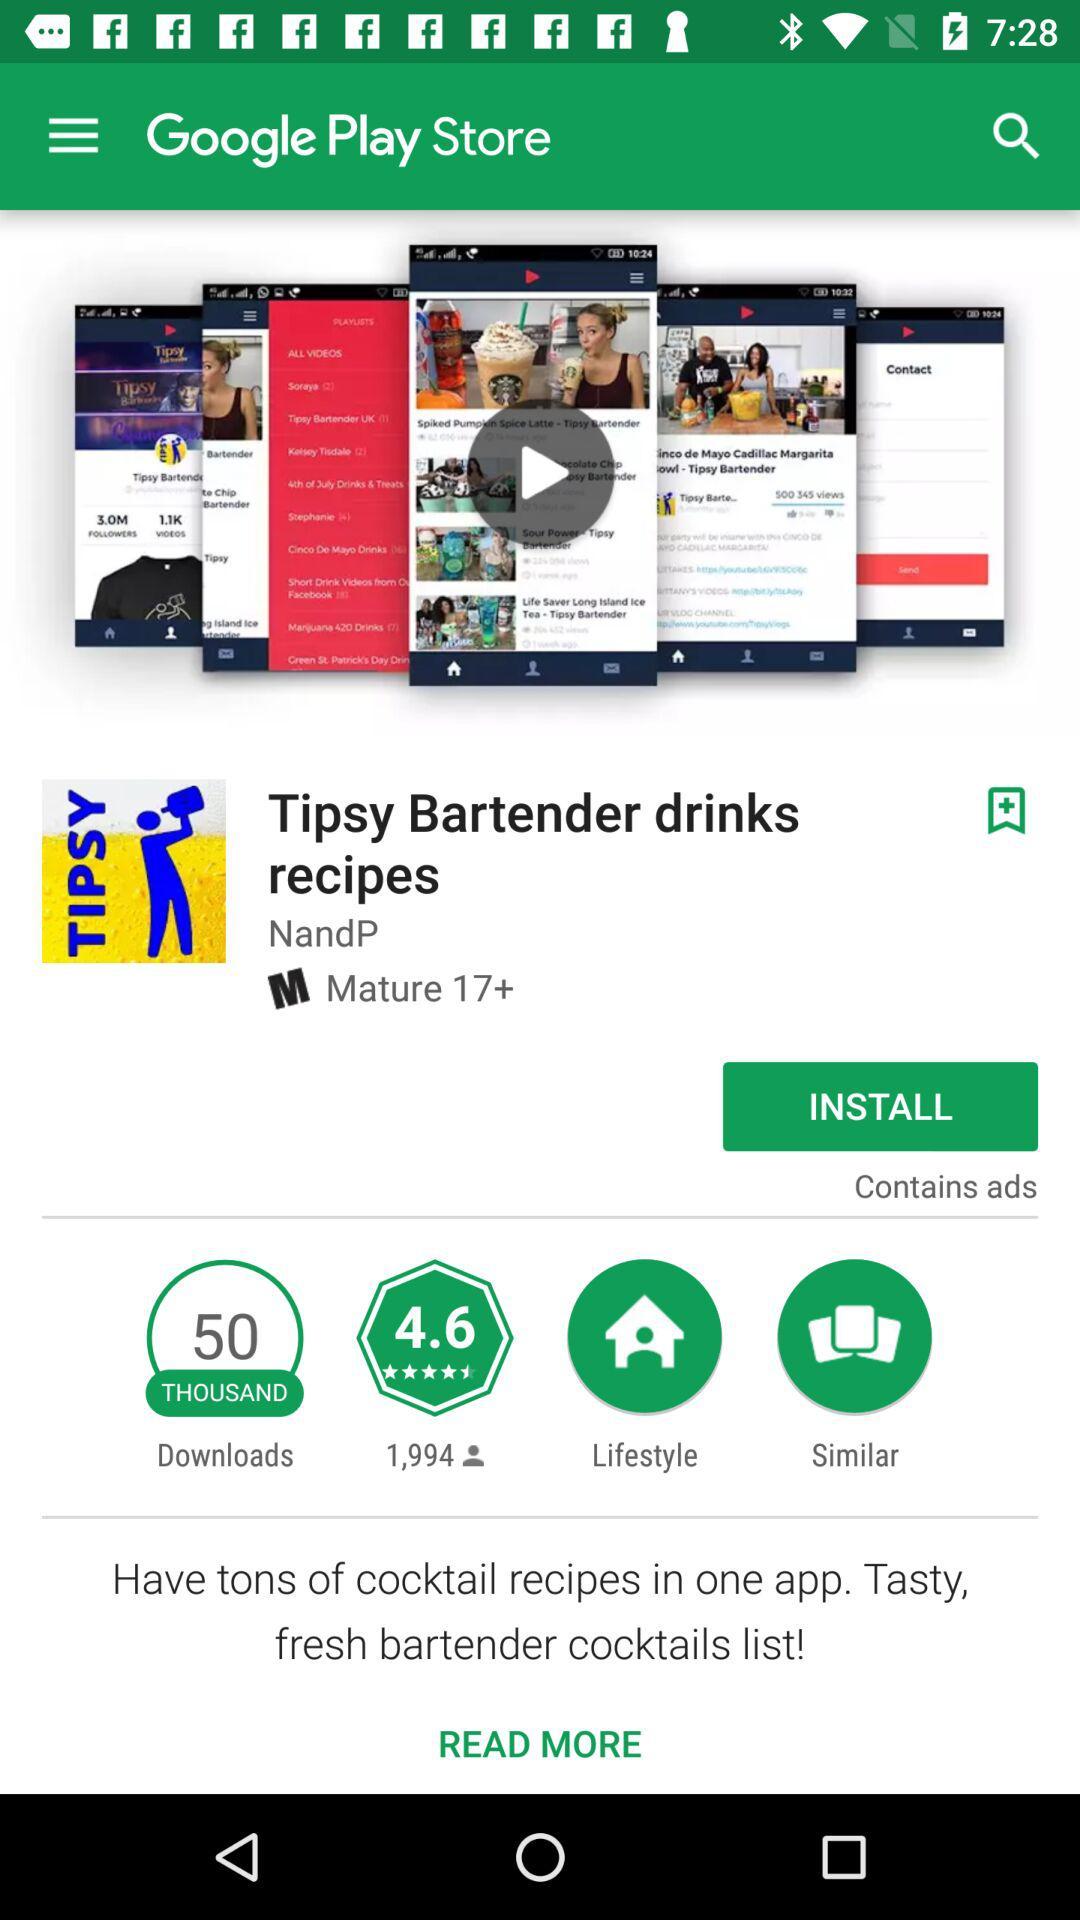  What do you see at coordinates (347, 135) in the screenshot?
I see `title right side of menu icon` at bounding box center [347, 135].